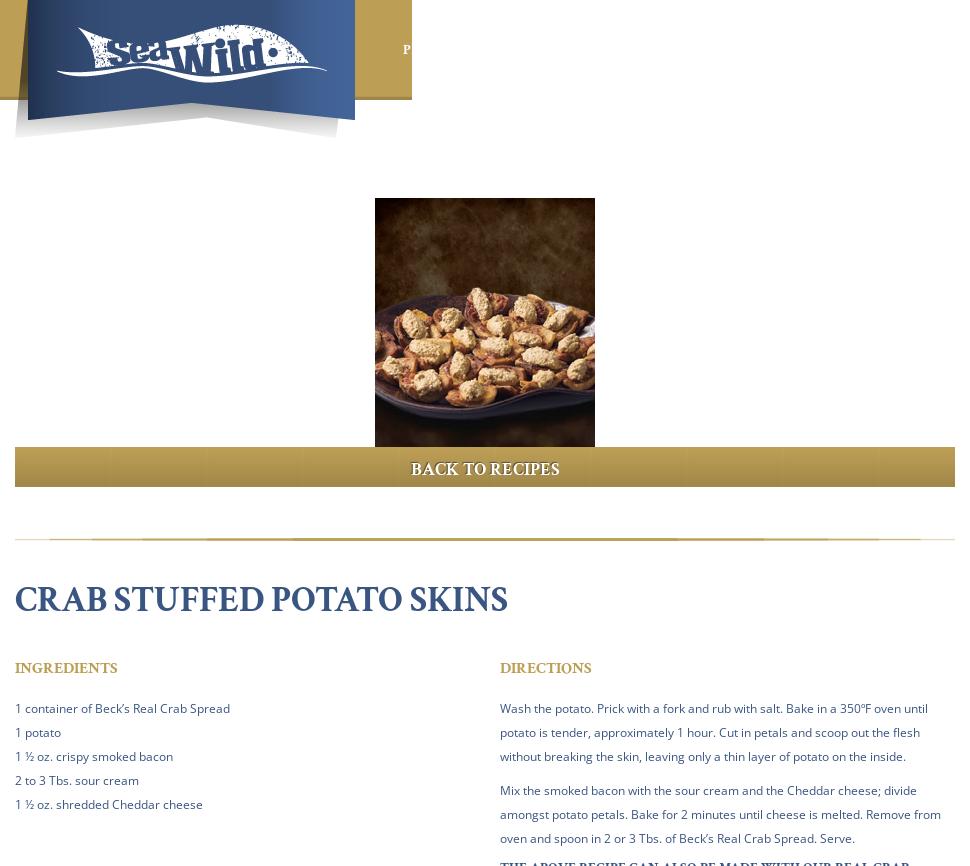 This screenshot has height=866, width=970. Describe the element at coordinates (485, 469) in the screenshot. I see `'back to recipes'` at that location.